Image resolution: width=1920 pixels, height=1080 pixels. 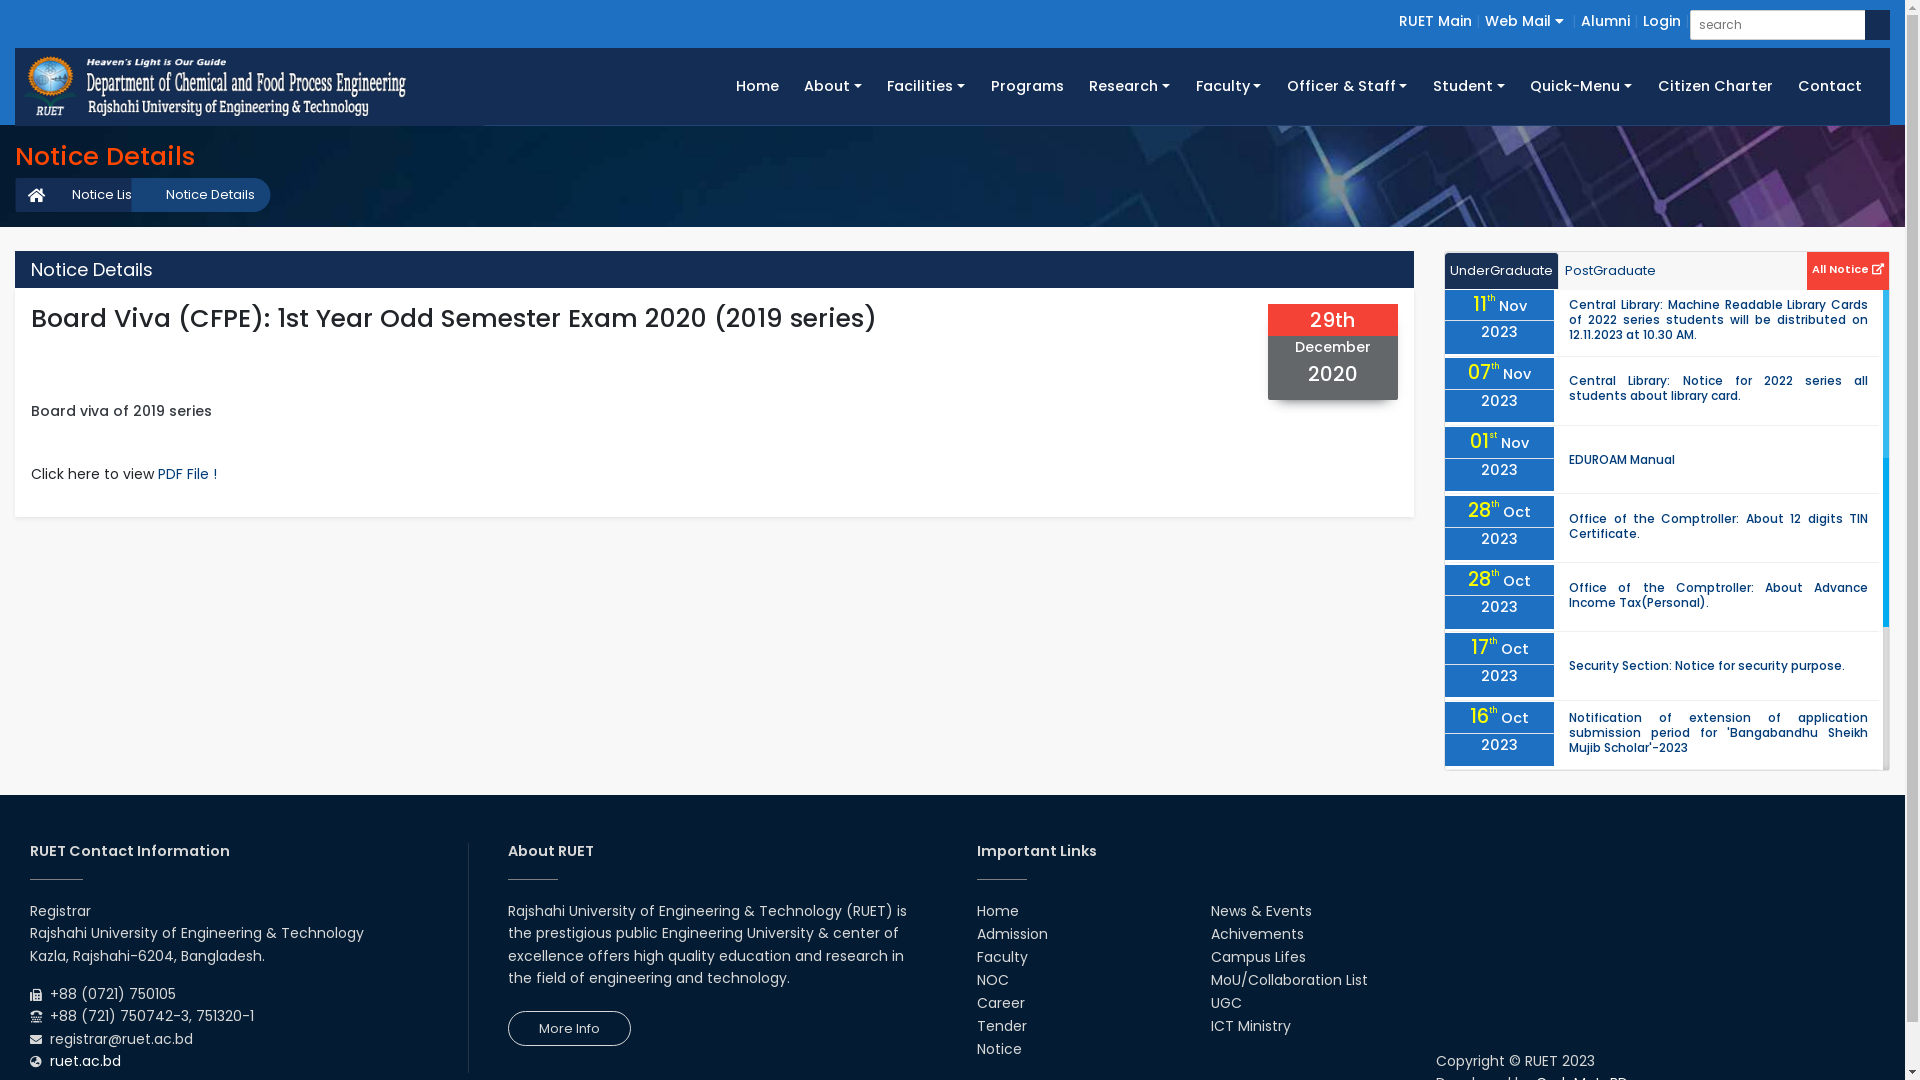 I want to click on 'Faculty', so click(x=1227, y=85).